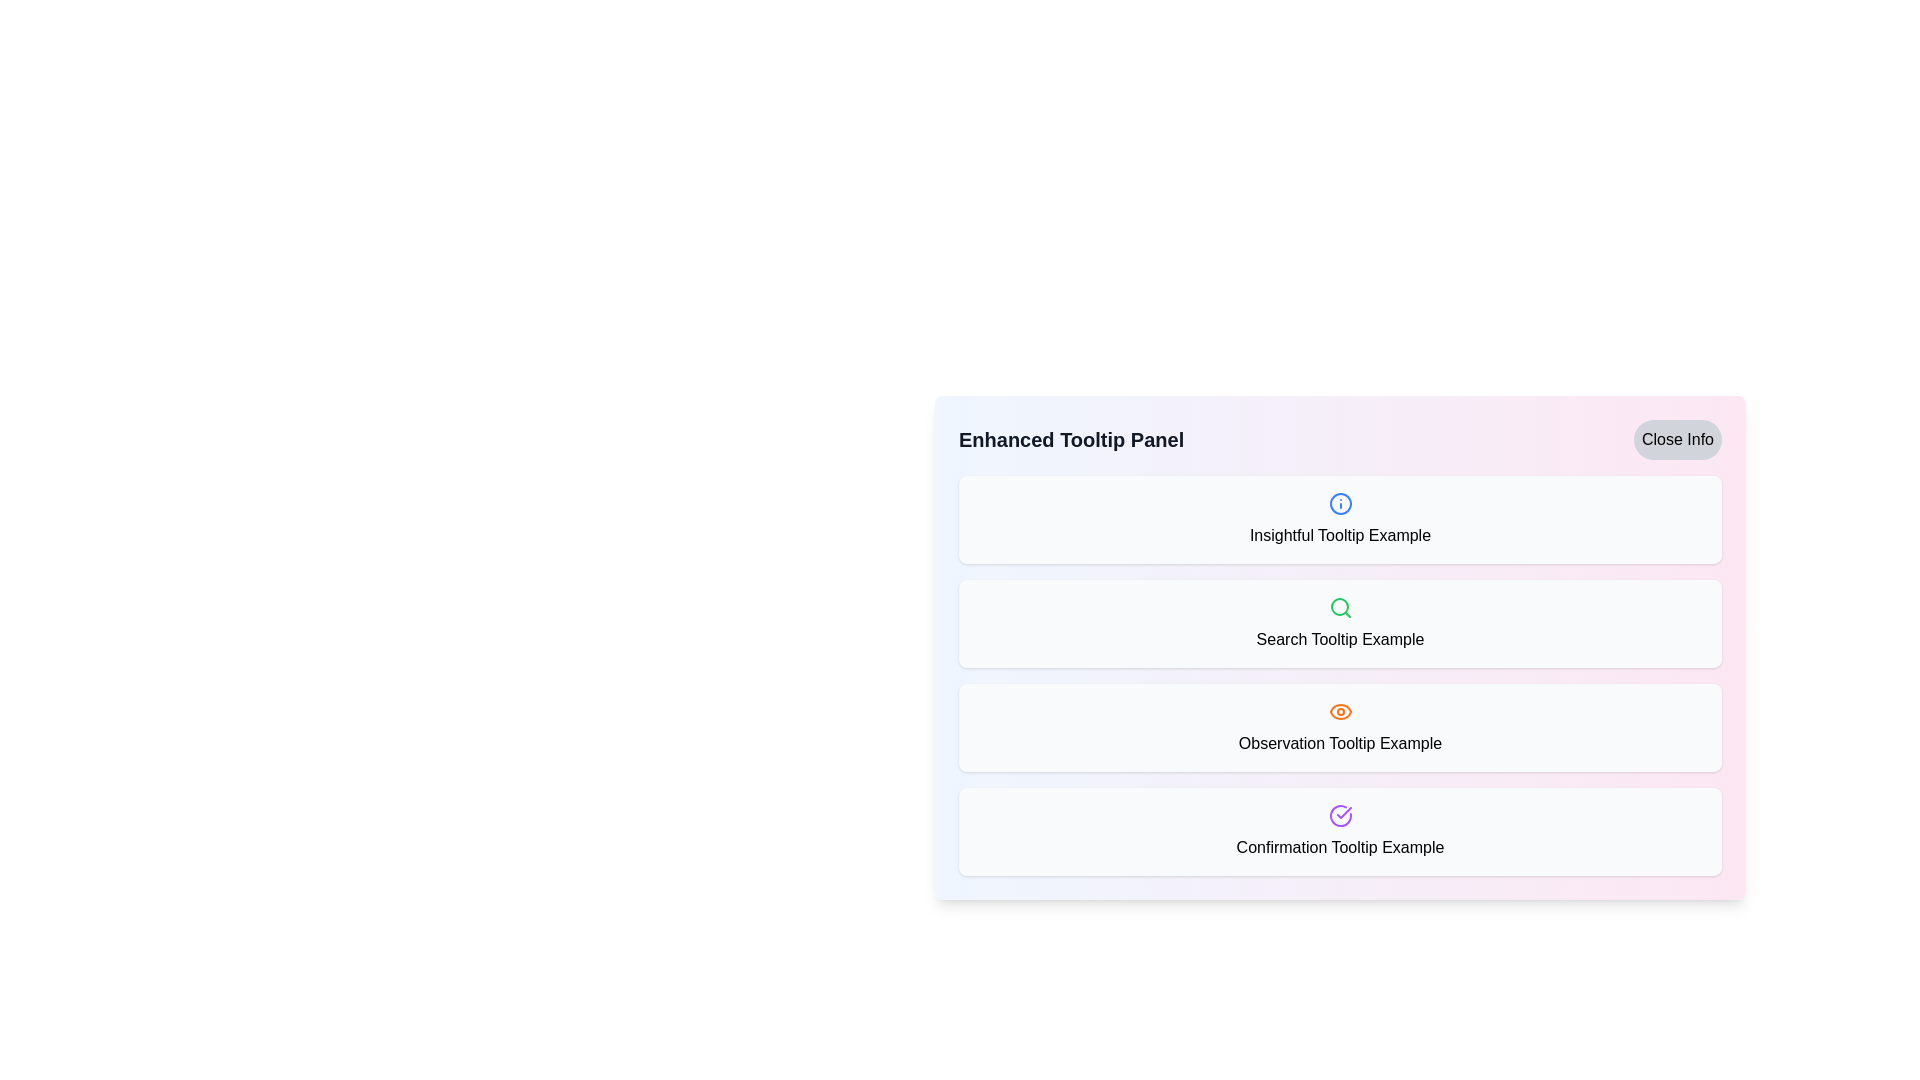 The height and width of the screenshot is (1080, 1920). I want to click on the circular icon representing the 'Insightful Tooltip Example' entry, which is part of the 'Enhanced Tooltip Panel' and positioned above the associated label, so click(1340, 503).